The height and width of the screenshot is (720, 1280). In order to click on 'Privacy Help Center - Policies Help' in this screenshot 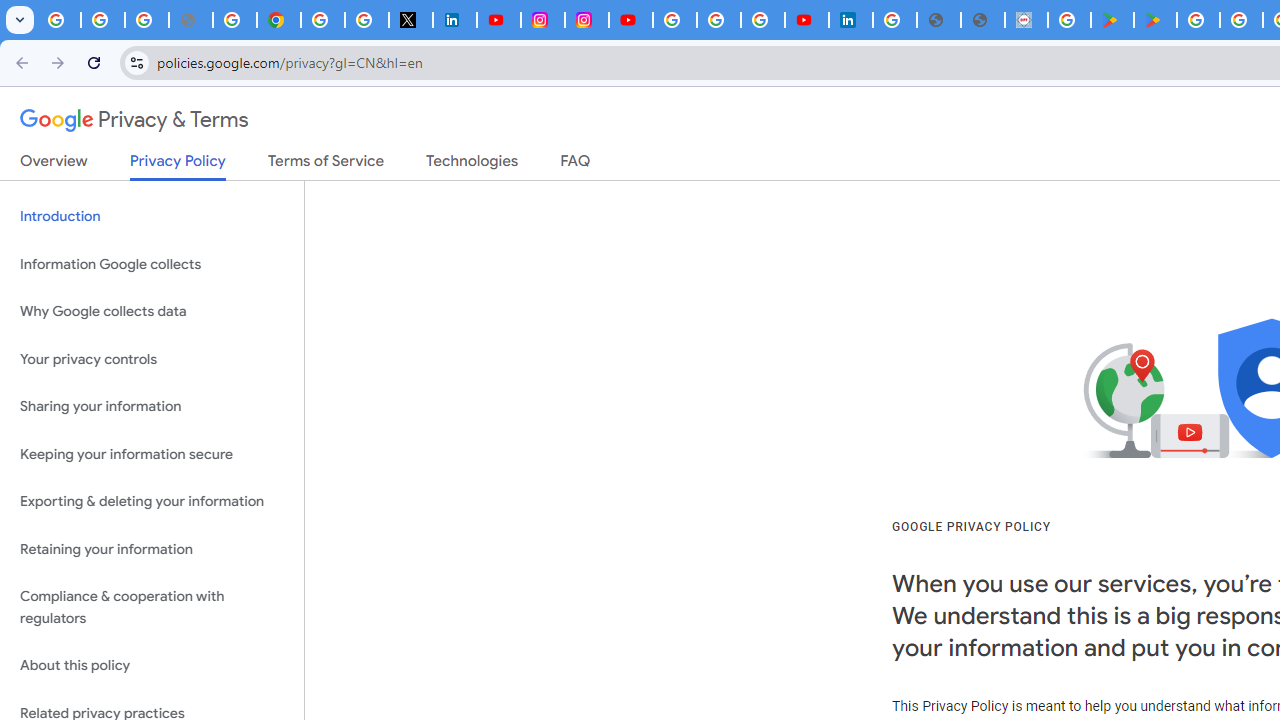, I will do `click(234, 20)`.